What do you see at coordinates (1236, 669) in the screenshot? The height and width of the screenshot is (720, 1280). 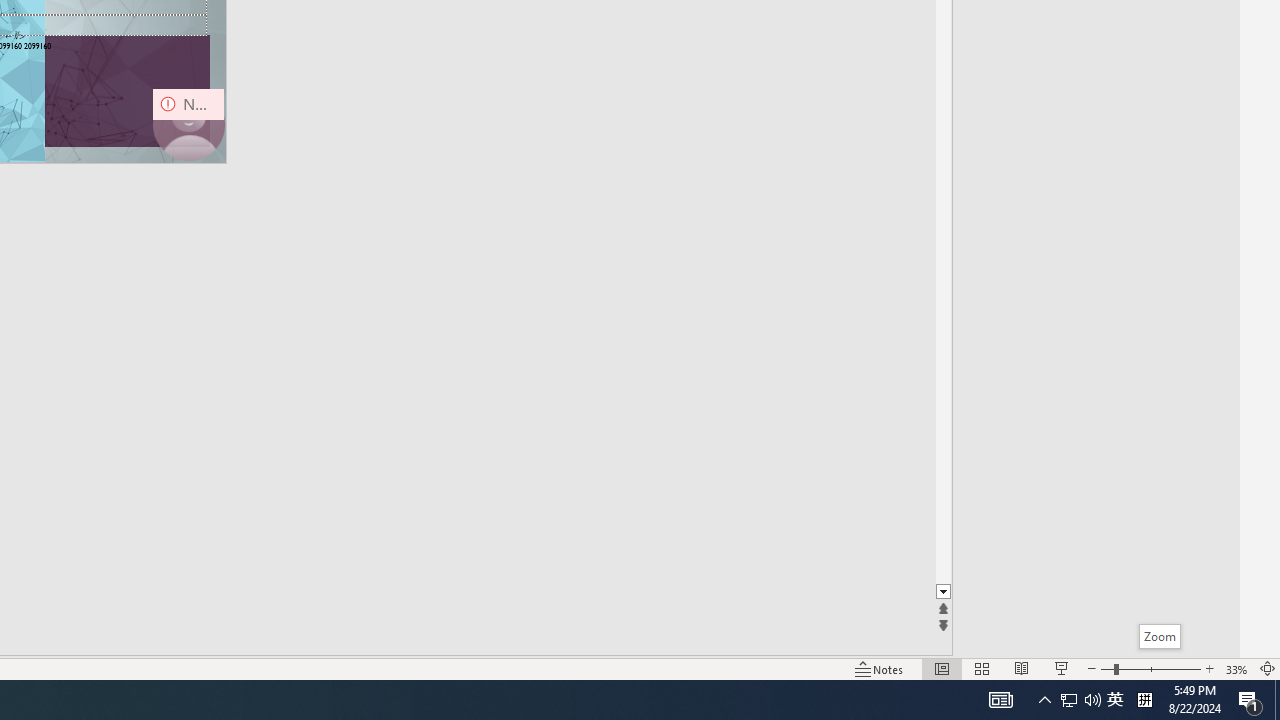 I see `'Zoom 33%'` at bounding box center [1236, 669].